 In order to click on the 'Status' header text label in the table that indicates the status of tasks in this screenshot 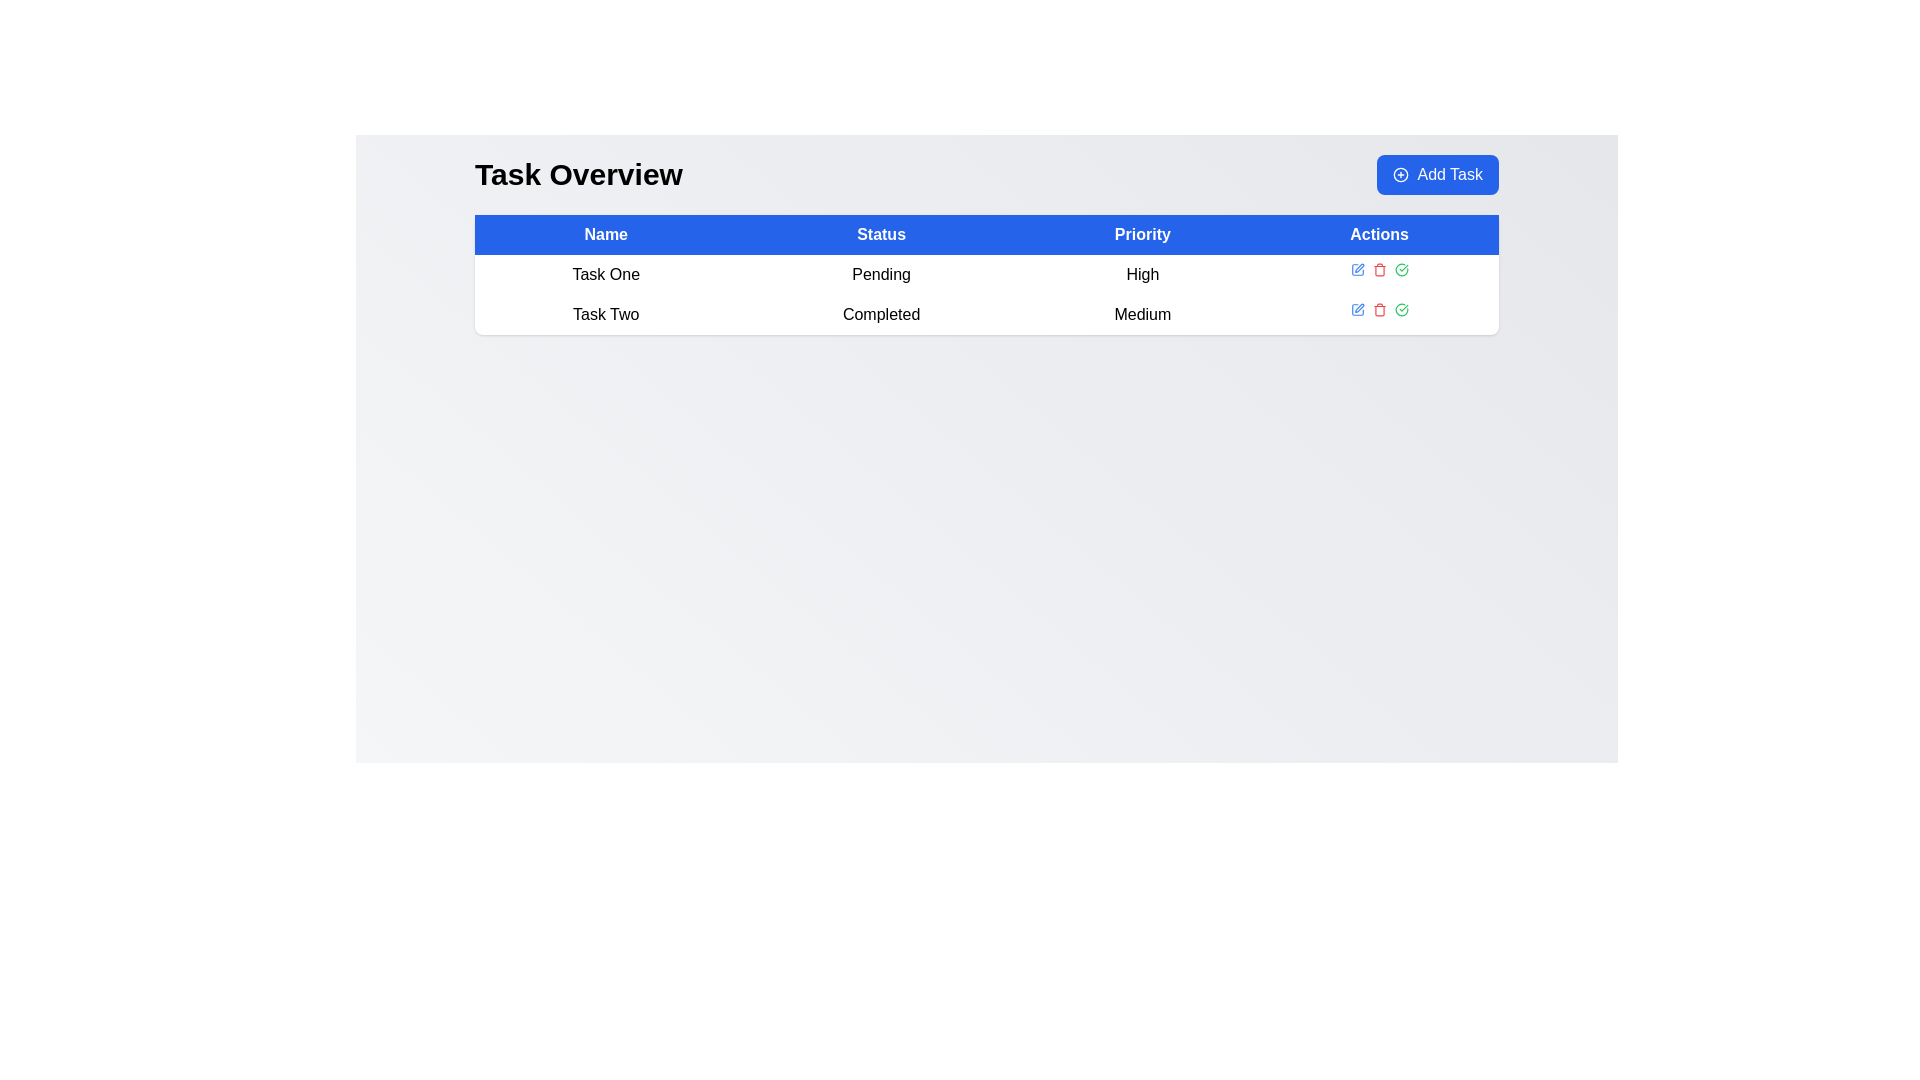, I will do `click(880, 234)`.